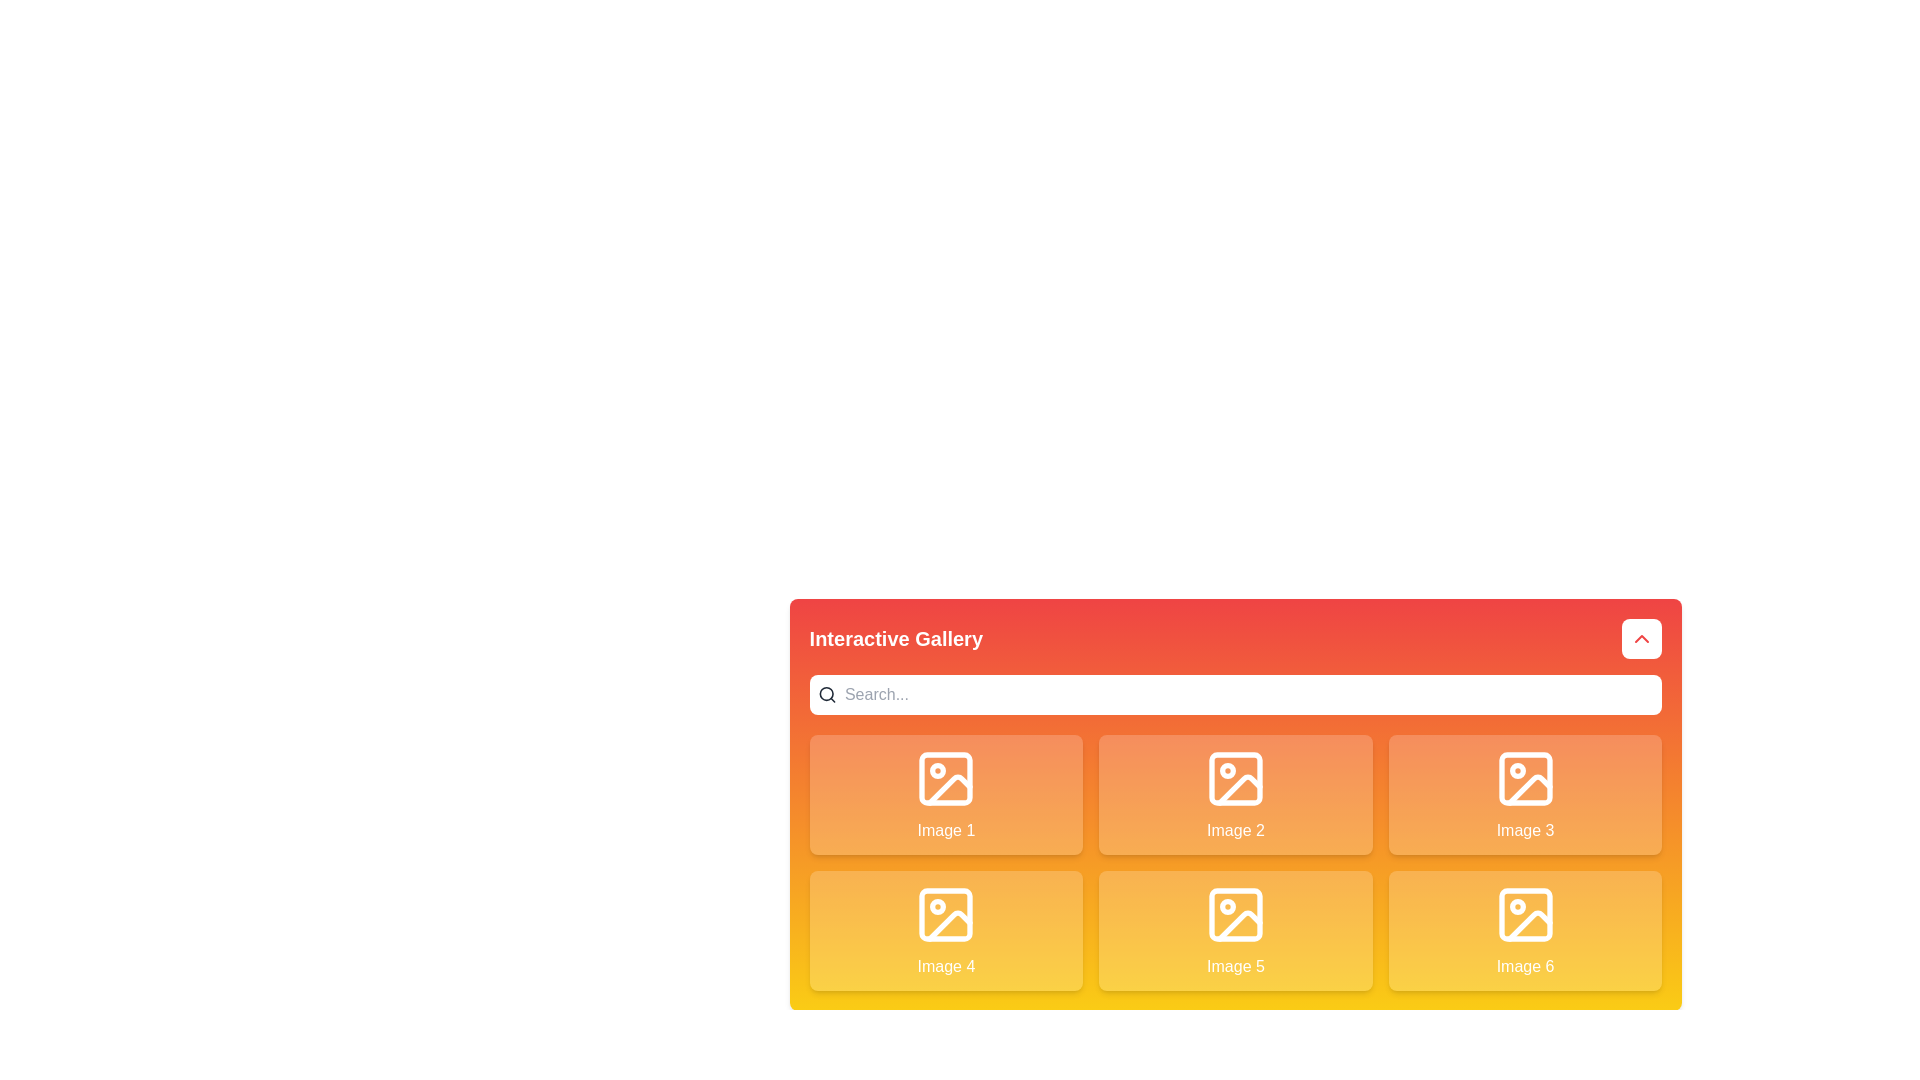 Image resolution: width=1920 pixels, height=1080 pixels. Describe the element at coordinates (1524, 930) in the screenshot. I see `the sixth card in the 3x2 grid layout` at that location.